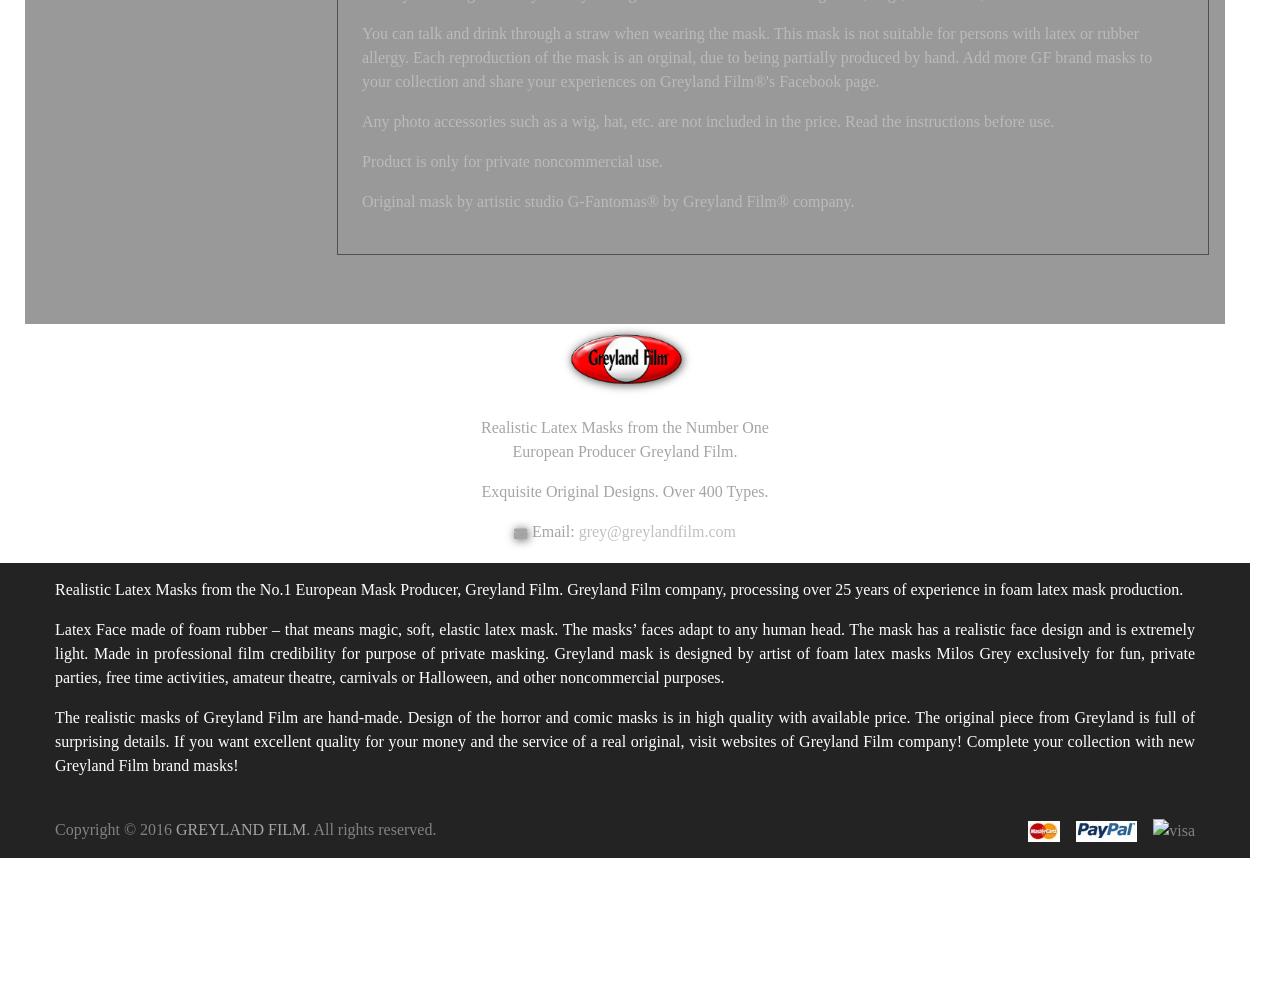 Image resolution: width=1283 pixels, height=1000 pixels. I want to click on 'grey@greylandfilm.com', so click(656, 531).